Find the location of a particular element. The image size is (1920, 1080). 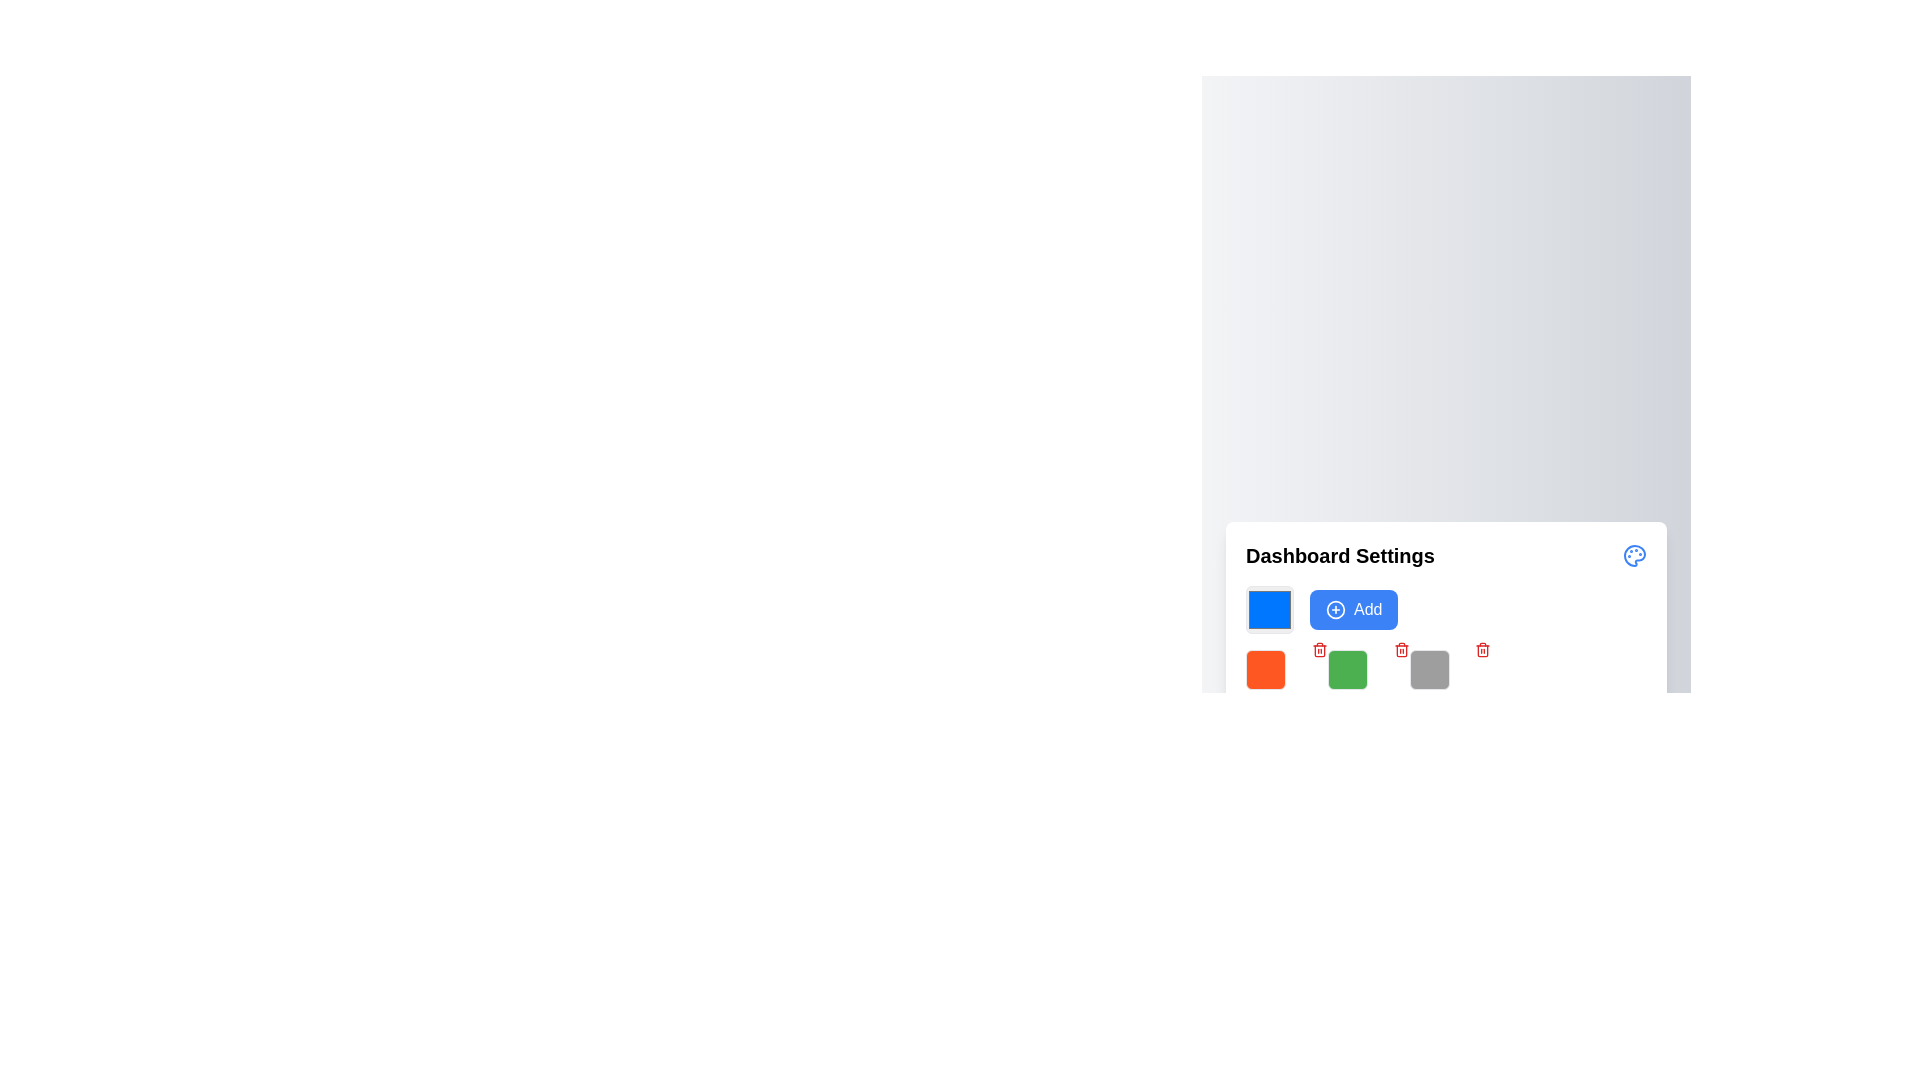

the Text Header element that serves as a title for the dashboard settings is located at coordinates (1340, 555).